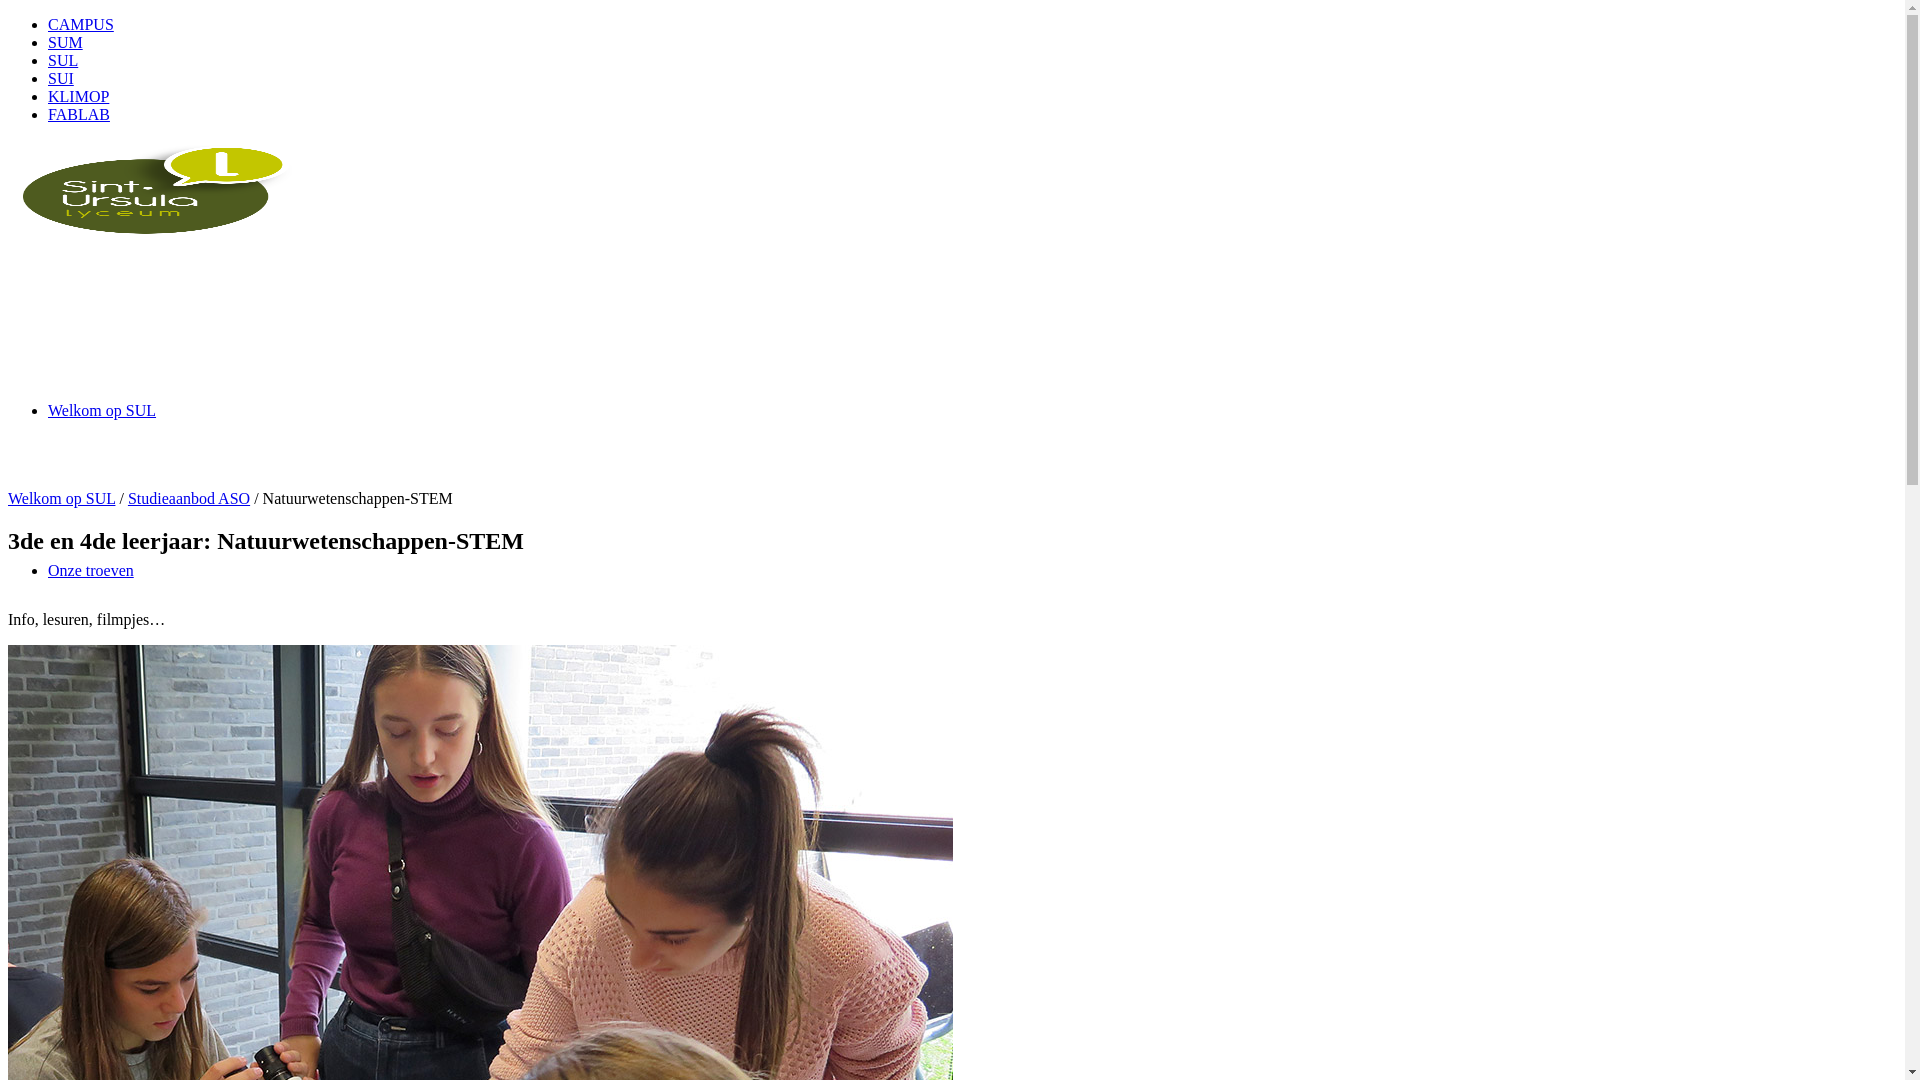 This screenshot has width=1920, height=1080. What do you see at coordinates (48, 889) in the screenshot?
I see `'Inschrijvingen'` at bounding box center [48, 889].